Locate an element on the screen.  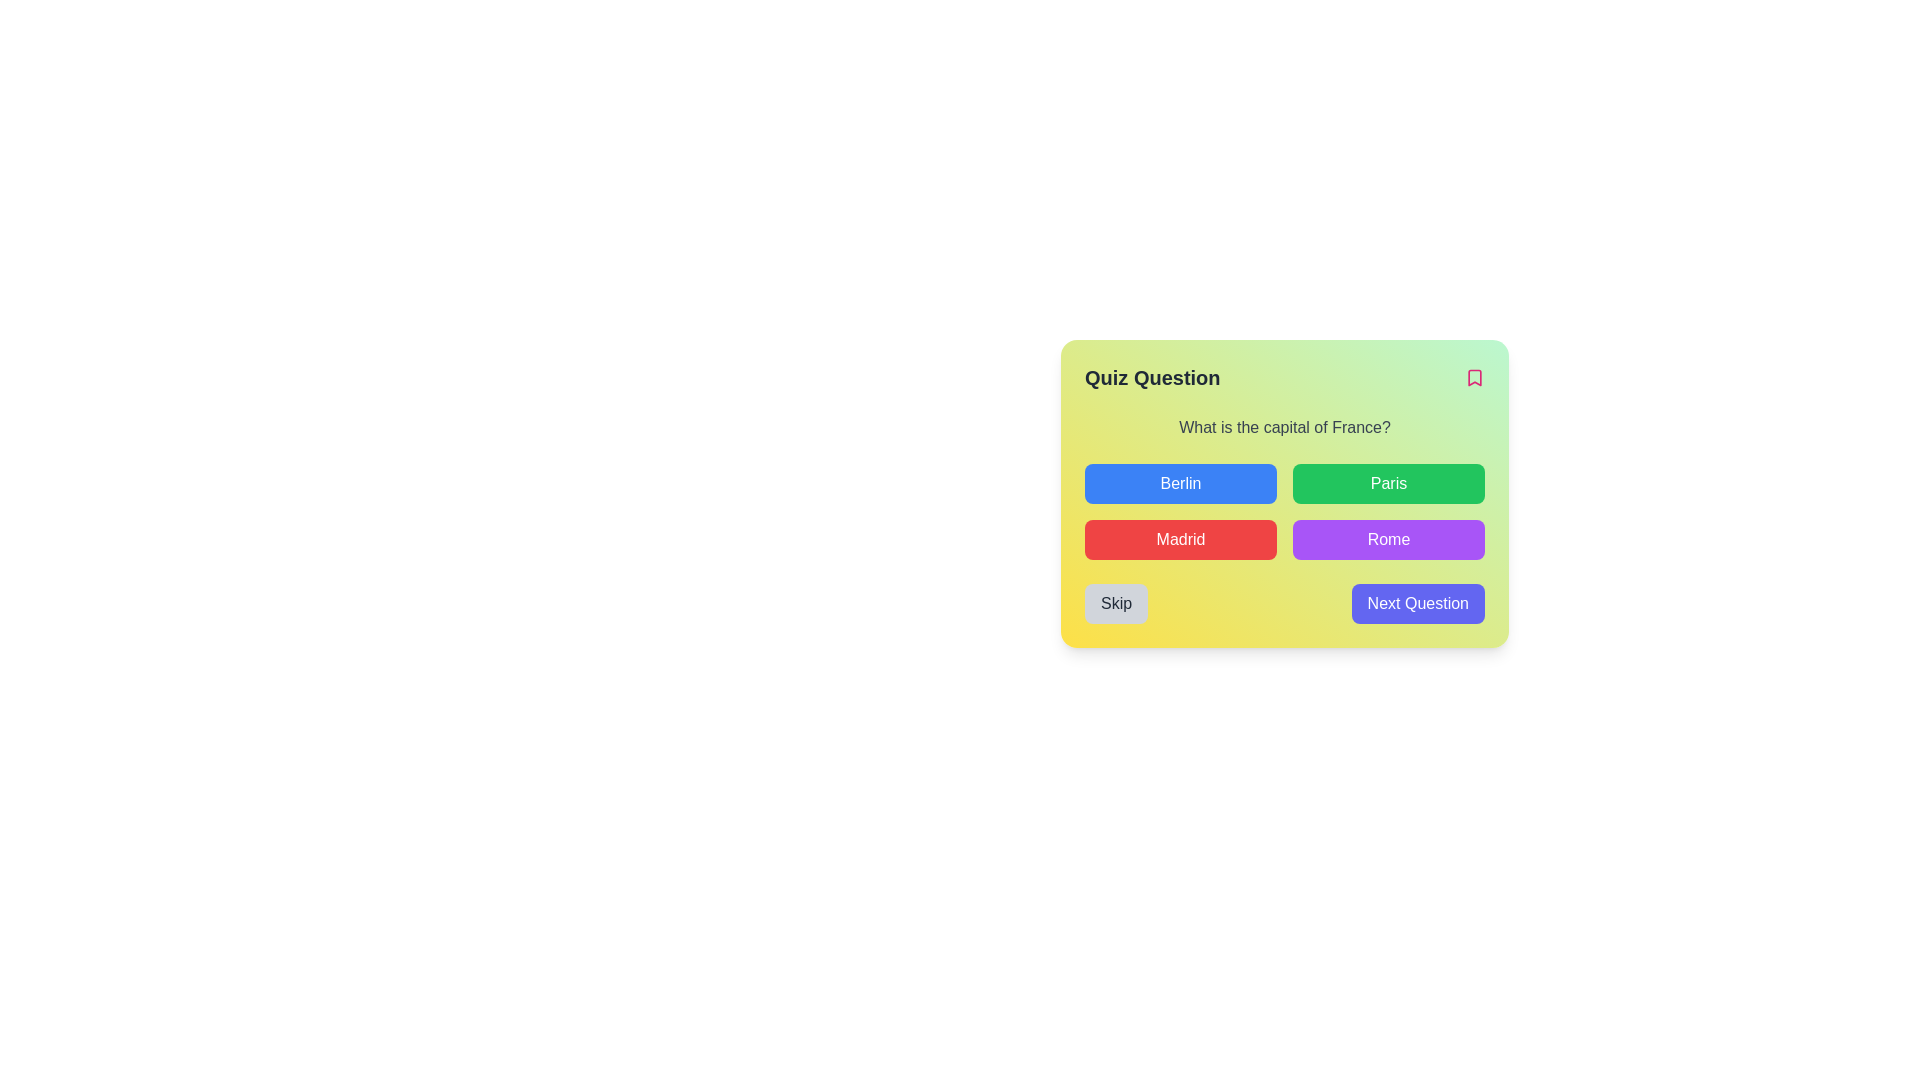
the red button labeled 'Madrid' to trigger its visual effect is located at coordinates (1180, 540).